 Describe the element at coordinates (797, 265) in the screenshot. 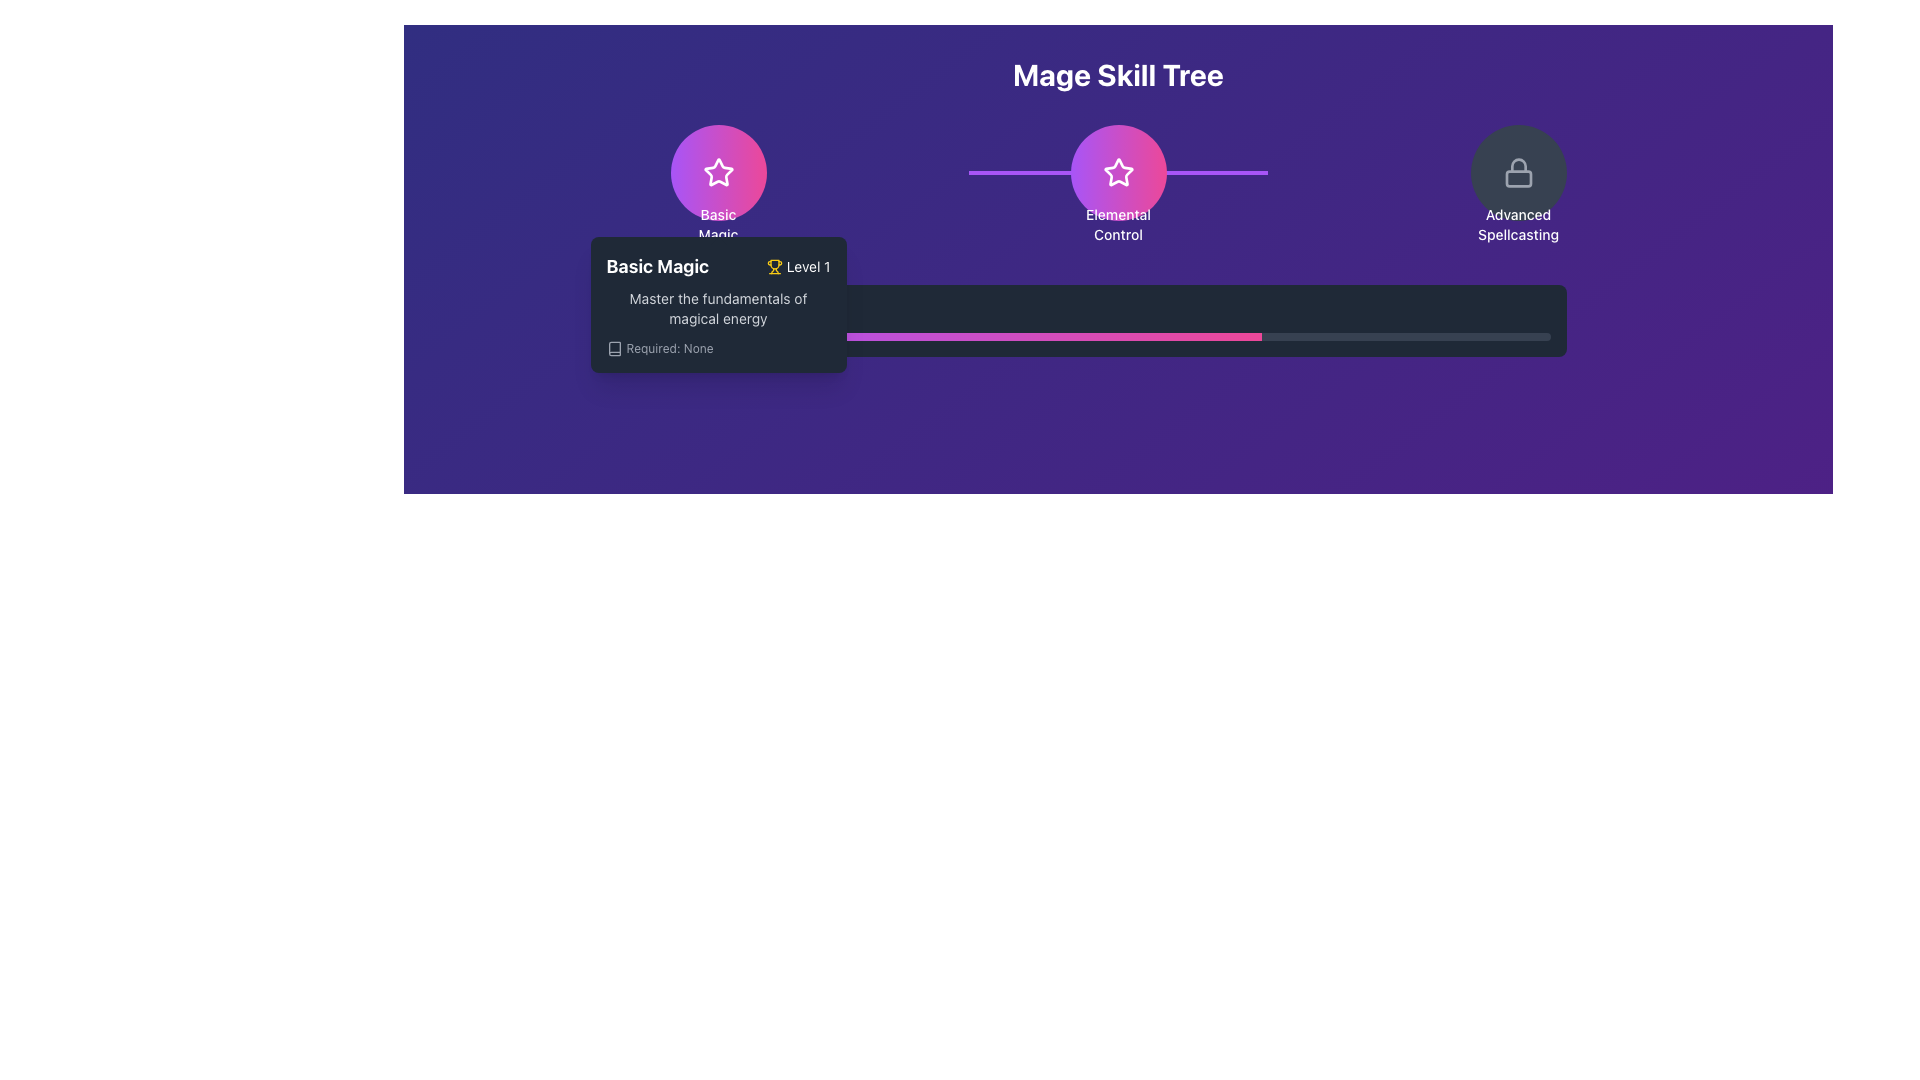

I see `the informational label element featuring a yellow trophy icon followed by the text 'Level 1', located at the bottom-left corner of the interface near the 'Basic Magic' skill node` at that location.